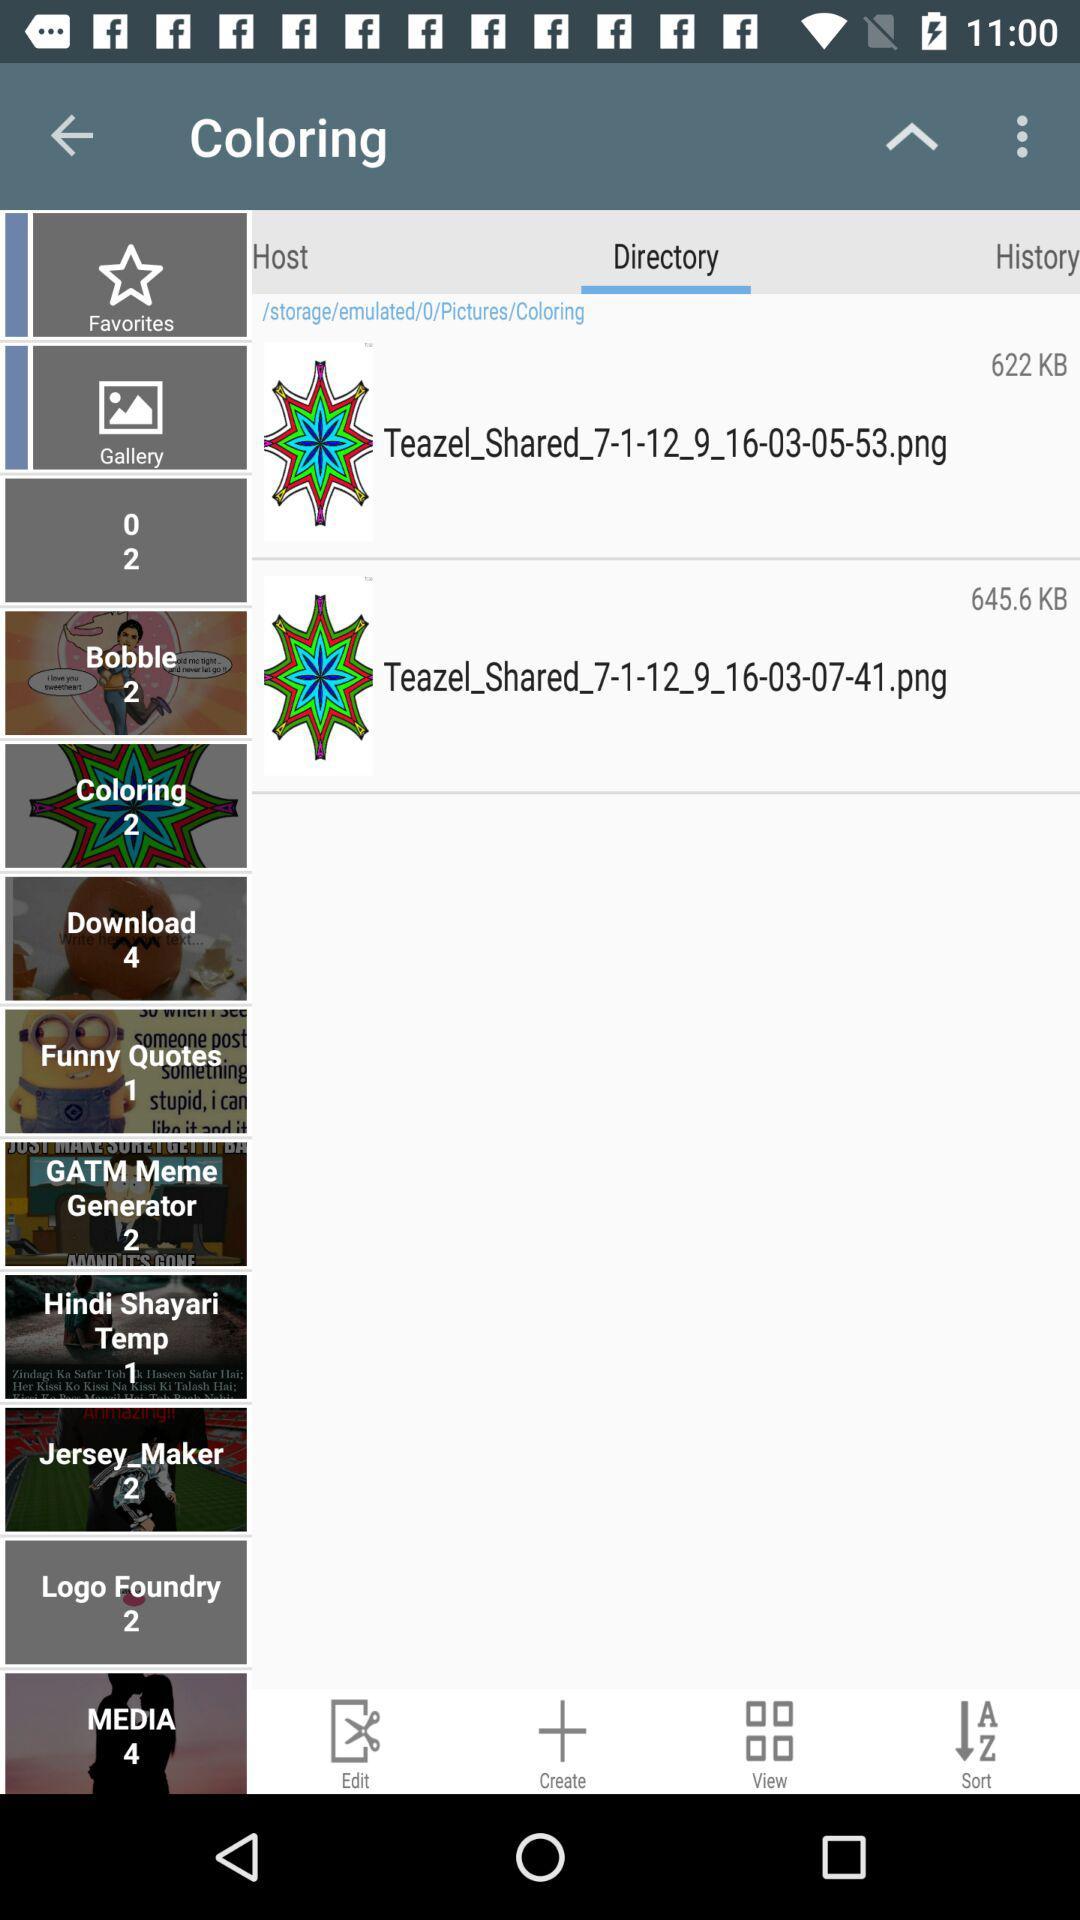 The width and height of the screenshot is (1080, 1920). What do you see at coordinates (128, 322) in the screenshot?
I see `item next to the storage emulated 0 item` at bounding box center [128, 322].